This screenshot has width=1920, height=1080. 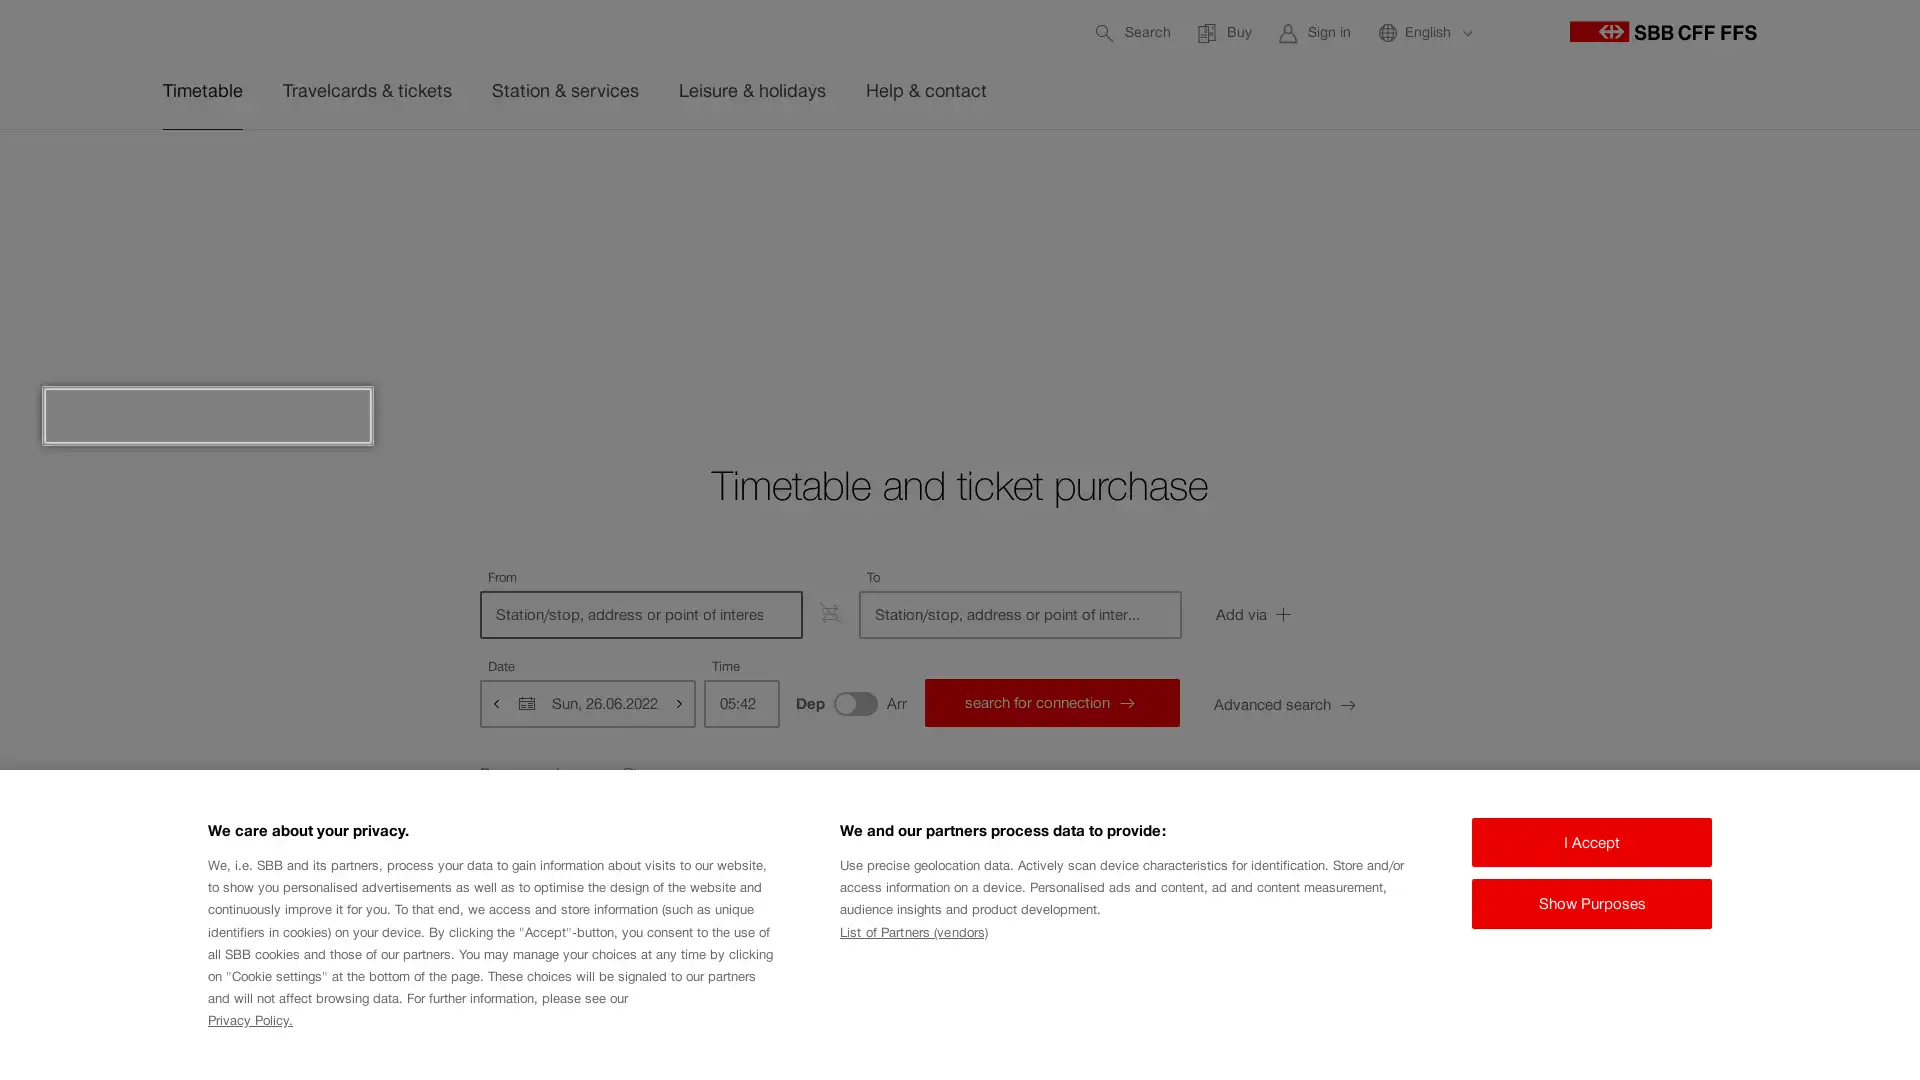 I want to click on Change language. Current language: English, so click(x=1424, y=32).